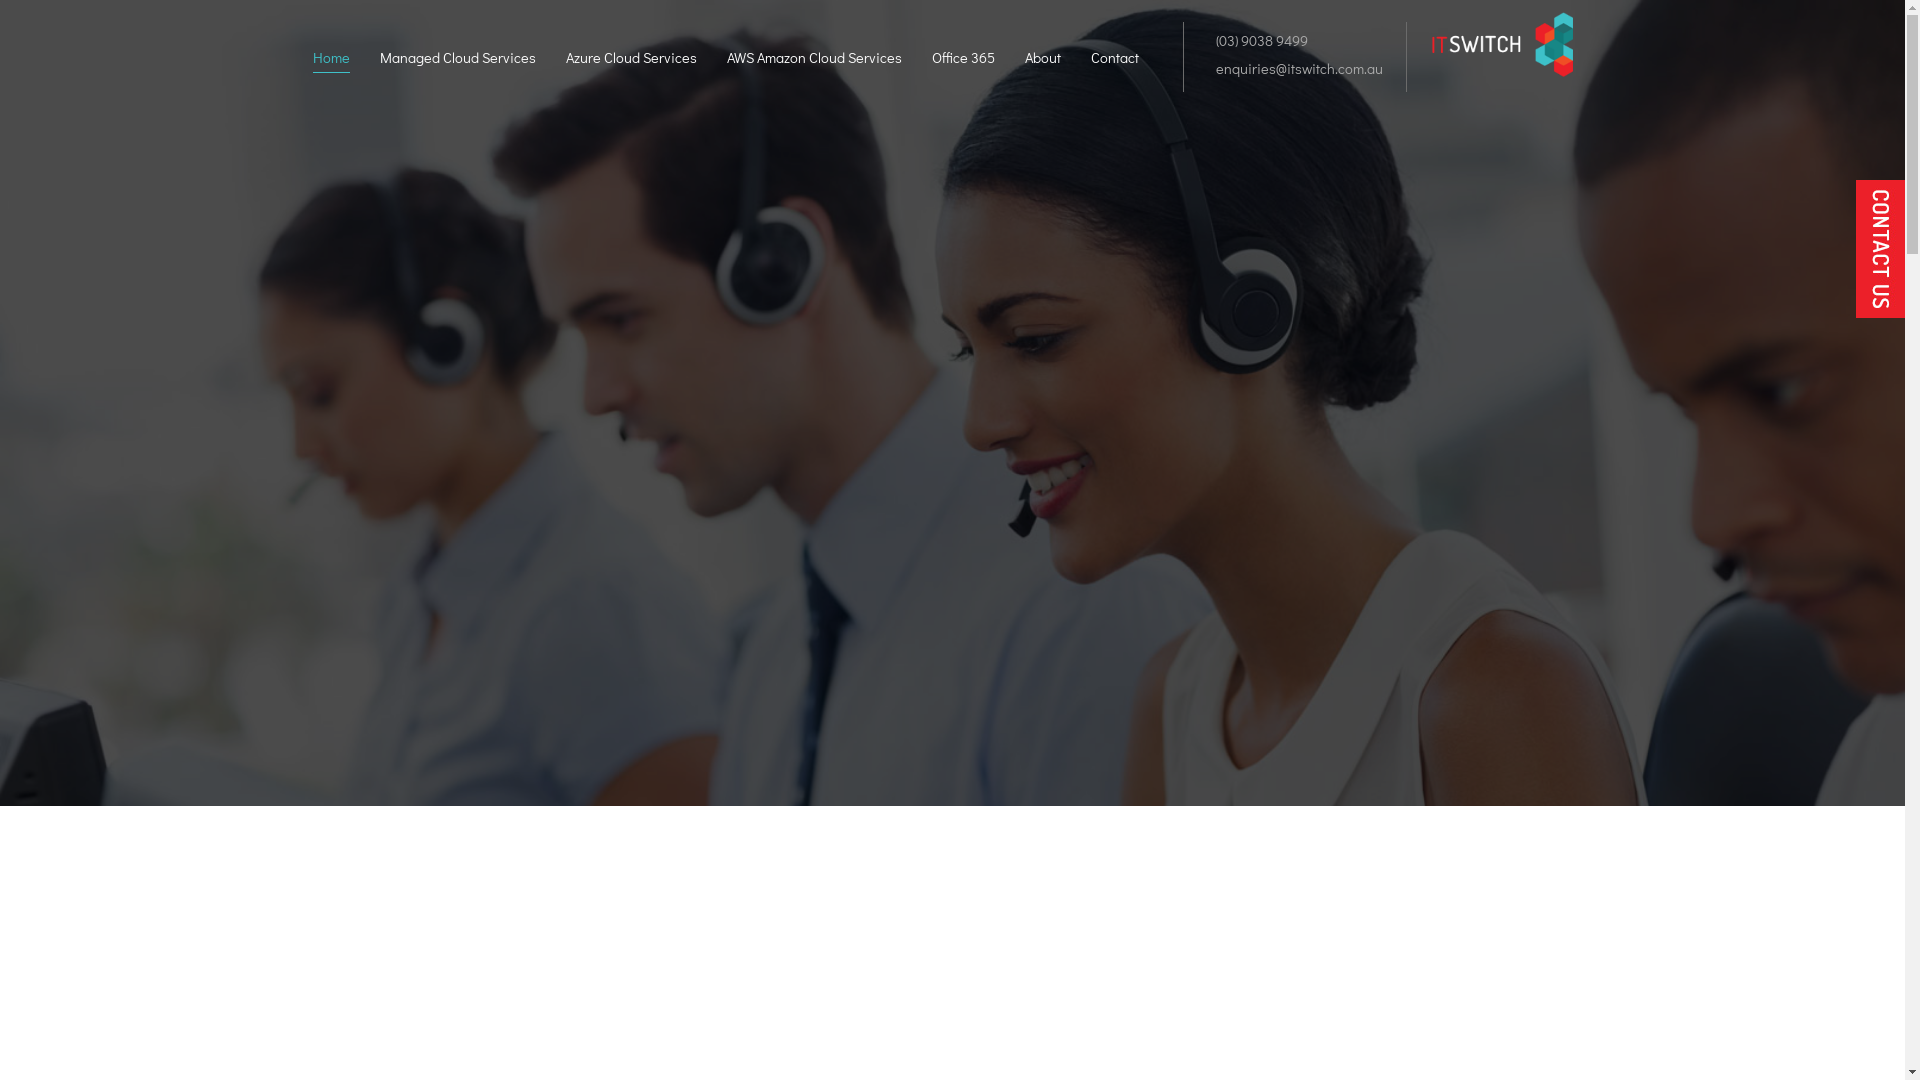 This screenshot has width=1920, height=1080. Describe the element at coordinates (1256, 40) in the screenshot. I see `'(03) 9038 9499'` at that location.